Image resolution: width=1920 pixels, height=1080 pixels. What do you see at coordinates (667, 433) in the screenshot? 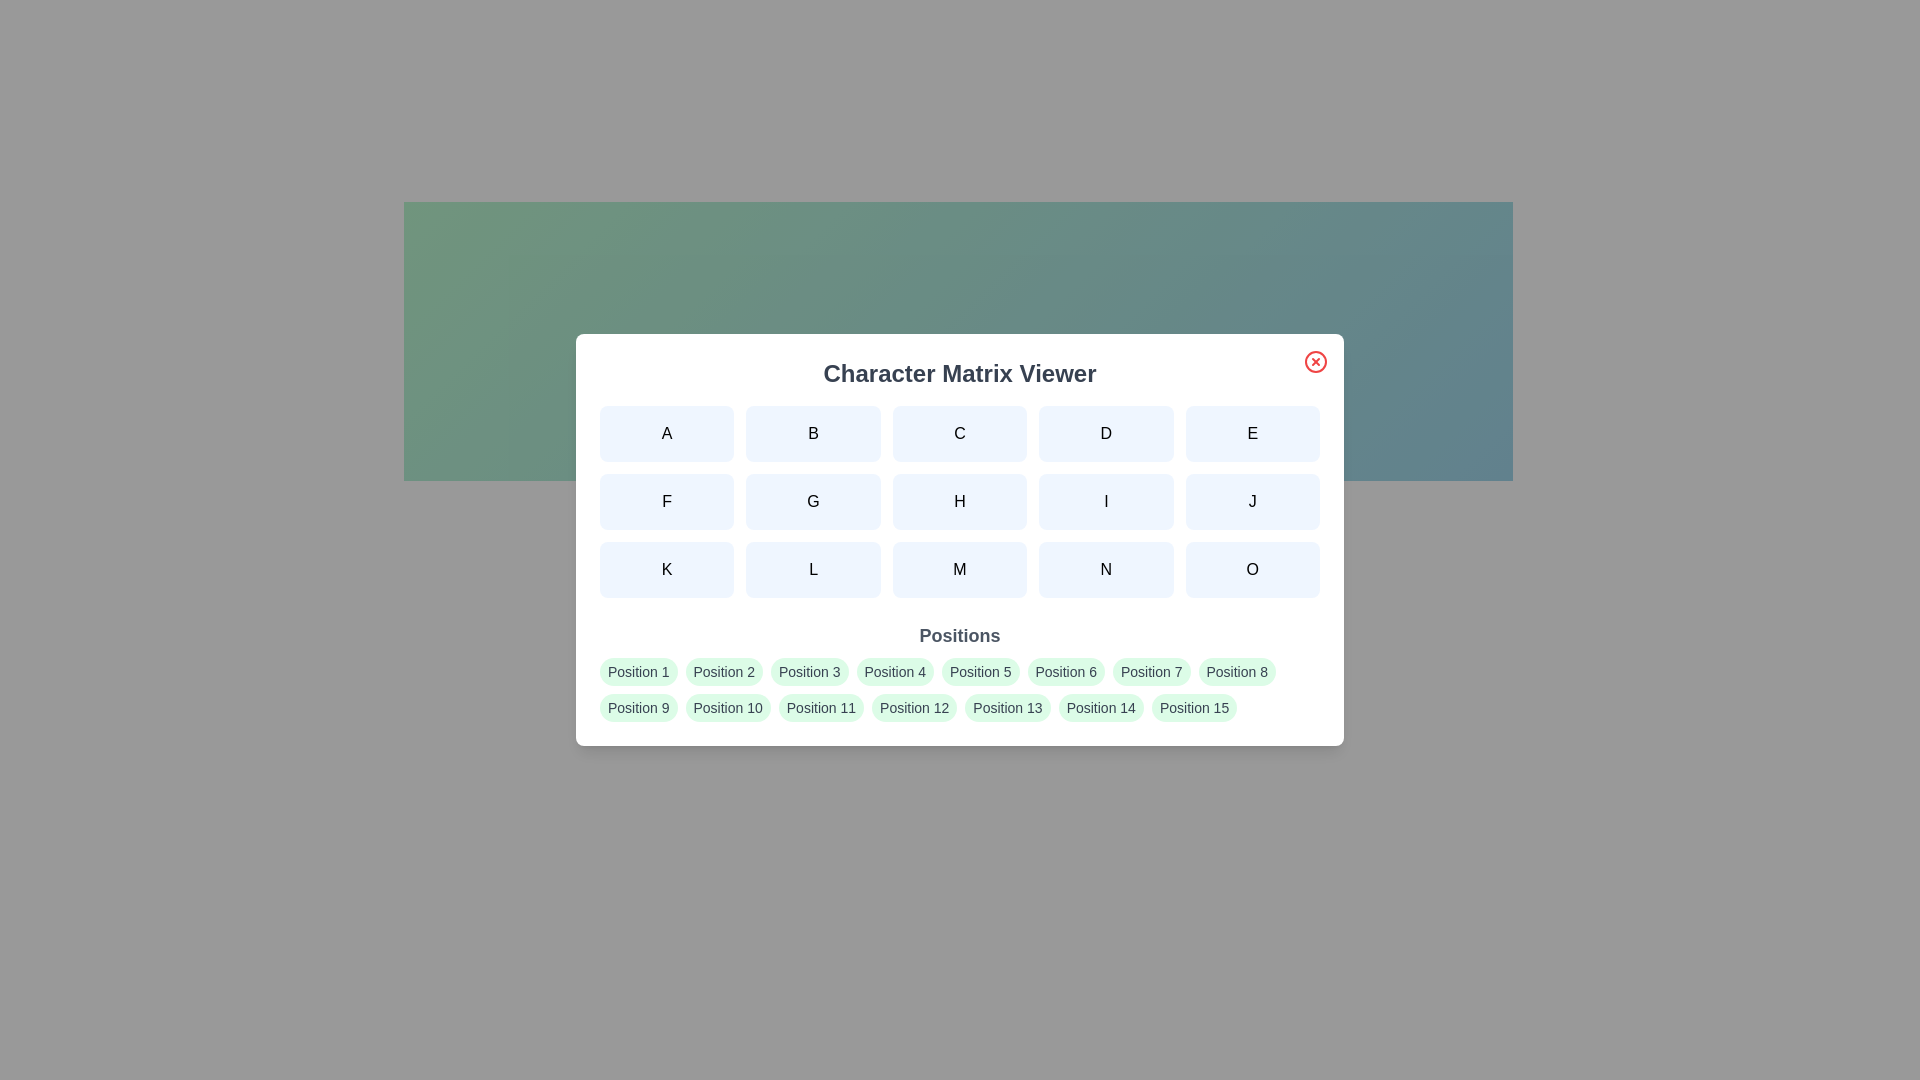
I see `the character button labeled A` at bounding box center [667, 433].